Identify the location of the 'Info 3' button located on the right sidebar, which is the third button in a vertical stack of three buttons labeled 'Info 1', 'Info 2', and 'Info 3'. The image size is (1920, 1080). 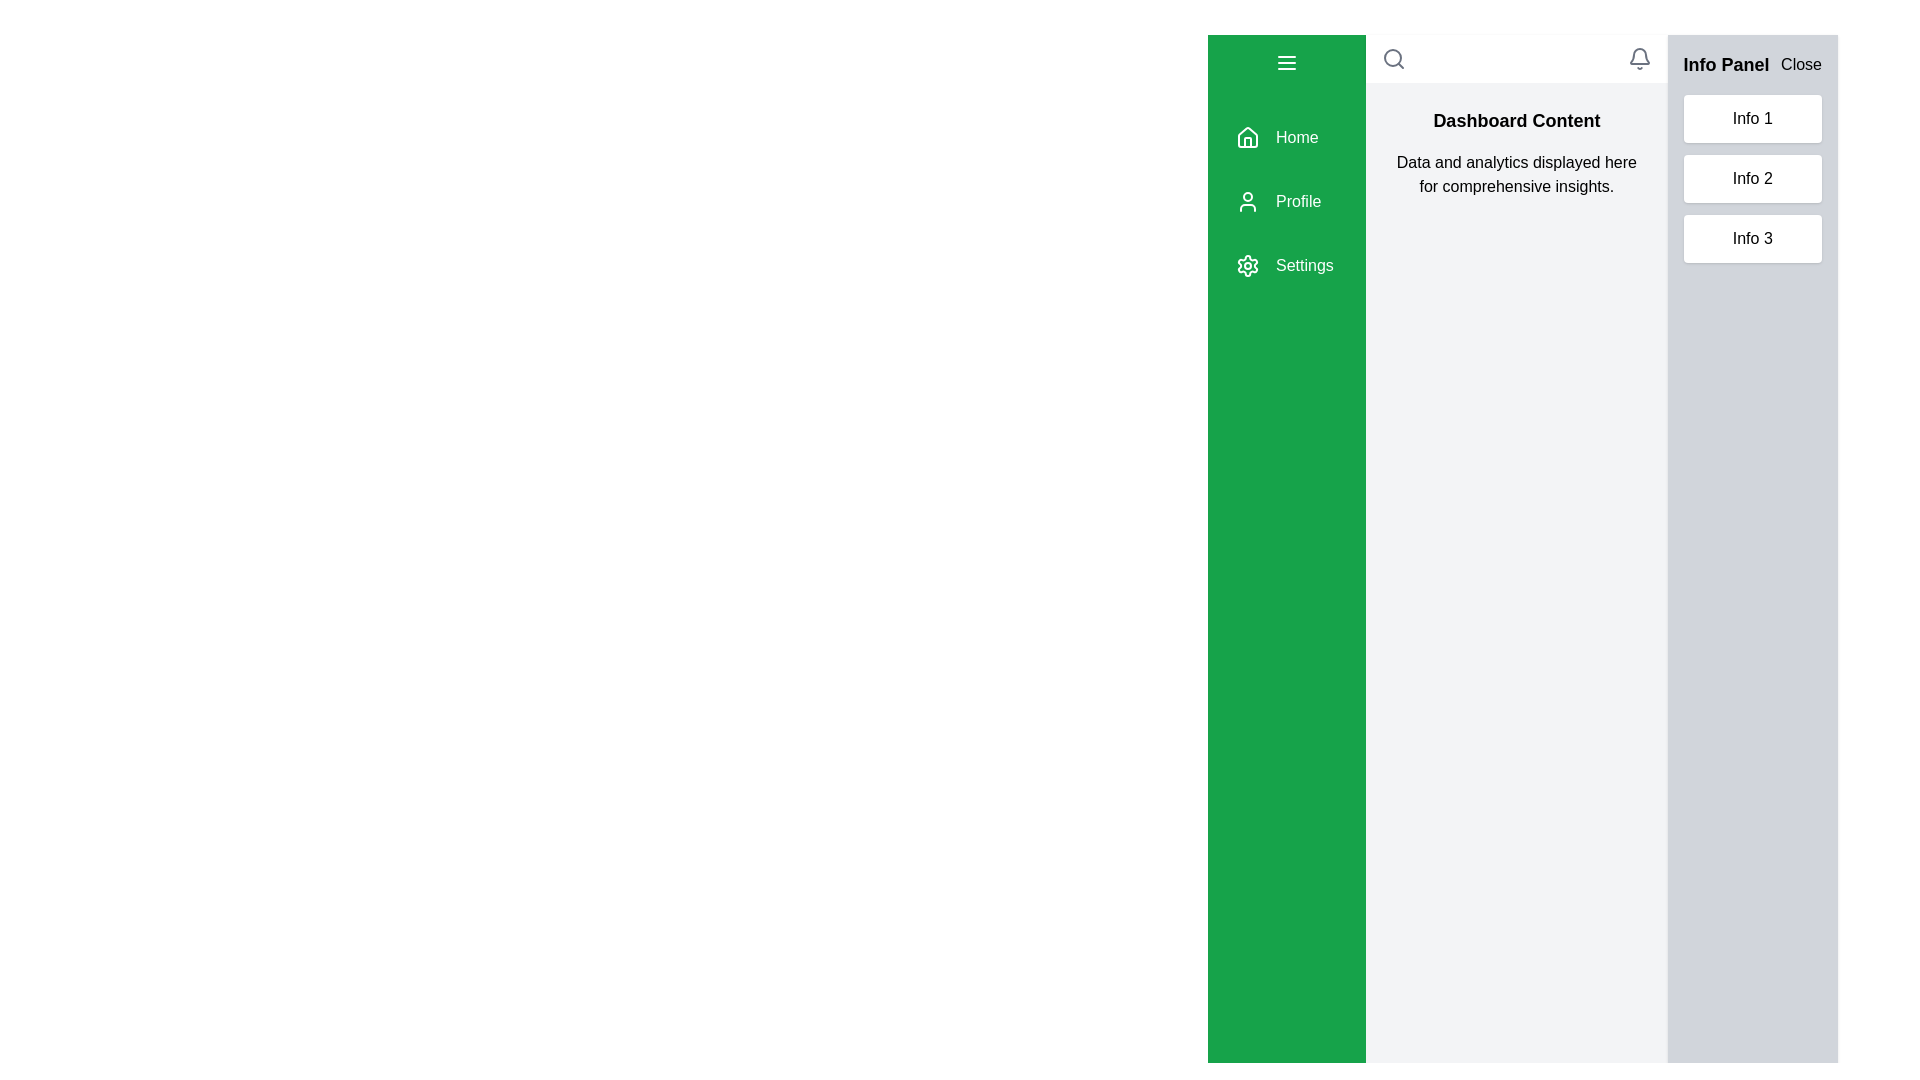
(1751, 238).